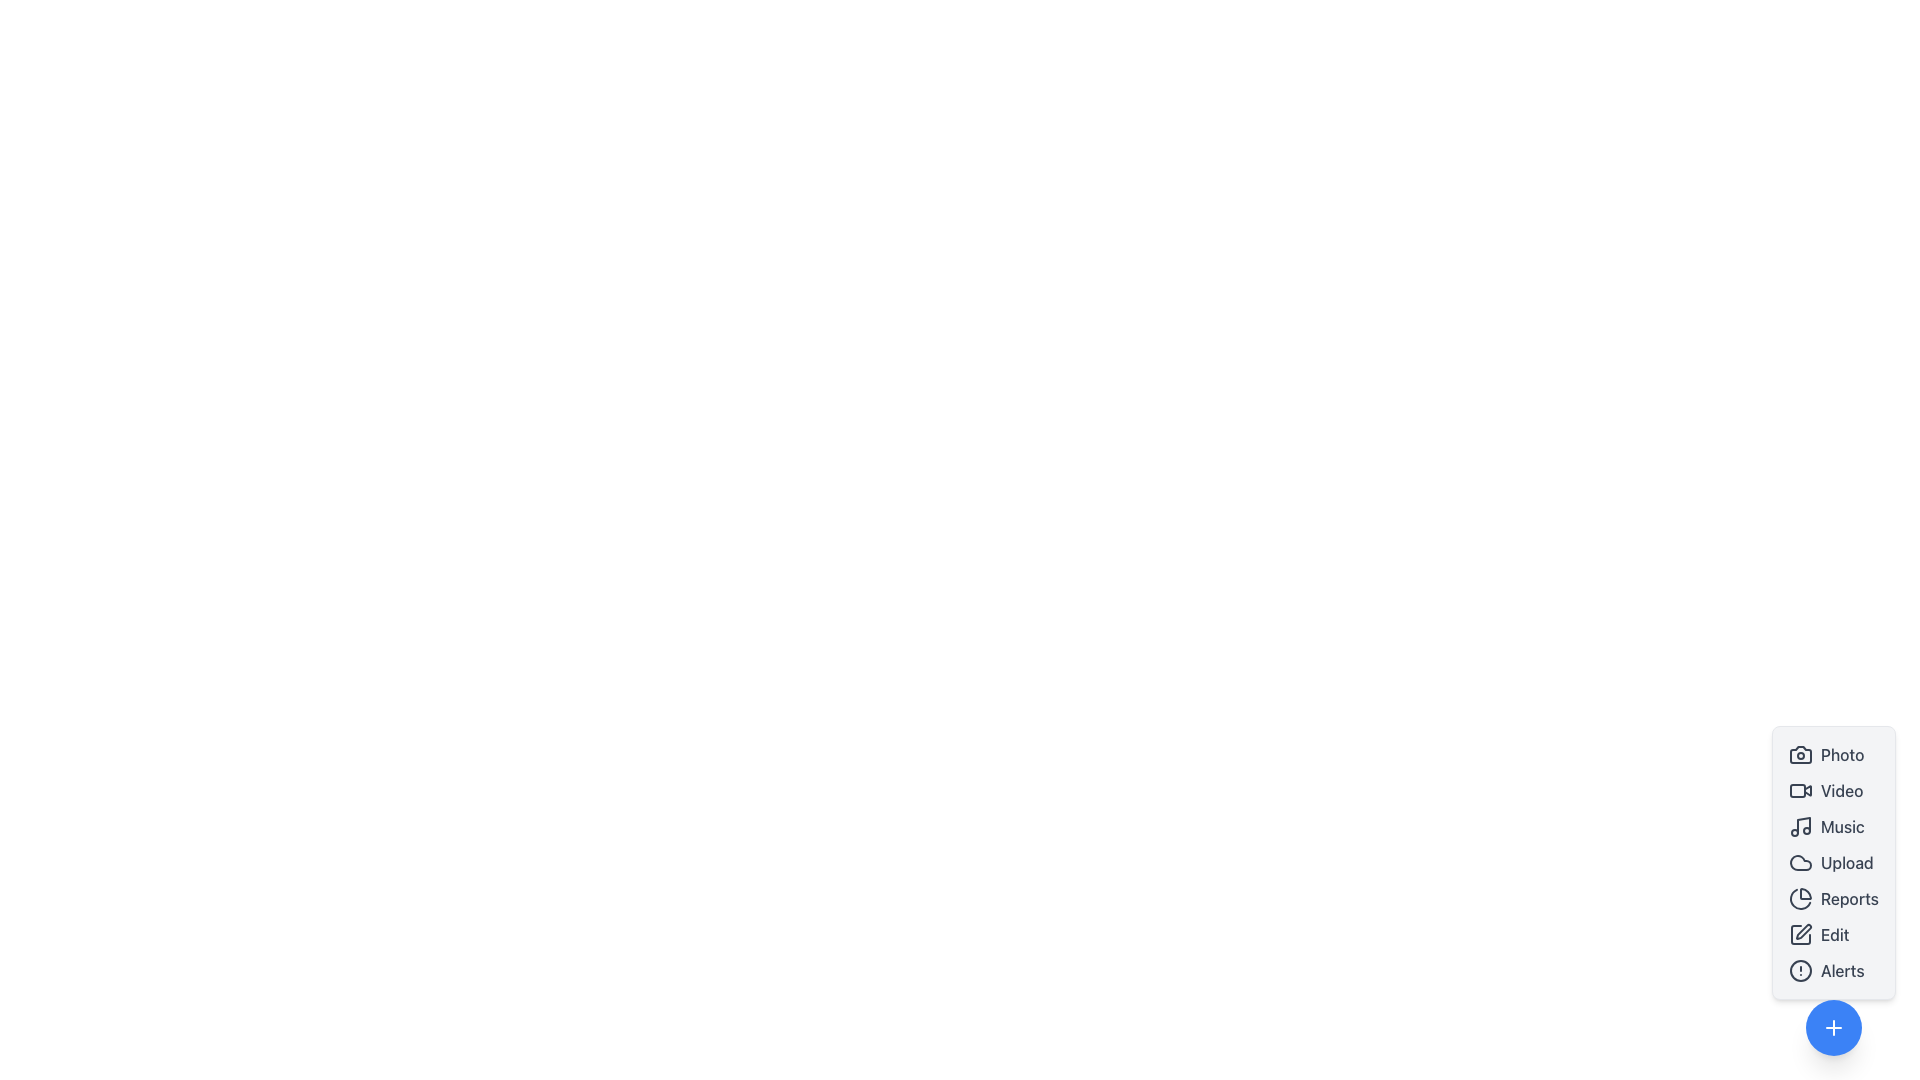  I want to click on the circular alert icon located at the bottom of the vertical menu column on the right side of the page, so click(1800, 970).